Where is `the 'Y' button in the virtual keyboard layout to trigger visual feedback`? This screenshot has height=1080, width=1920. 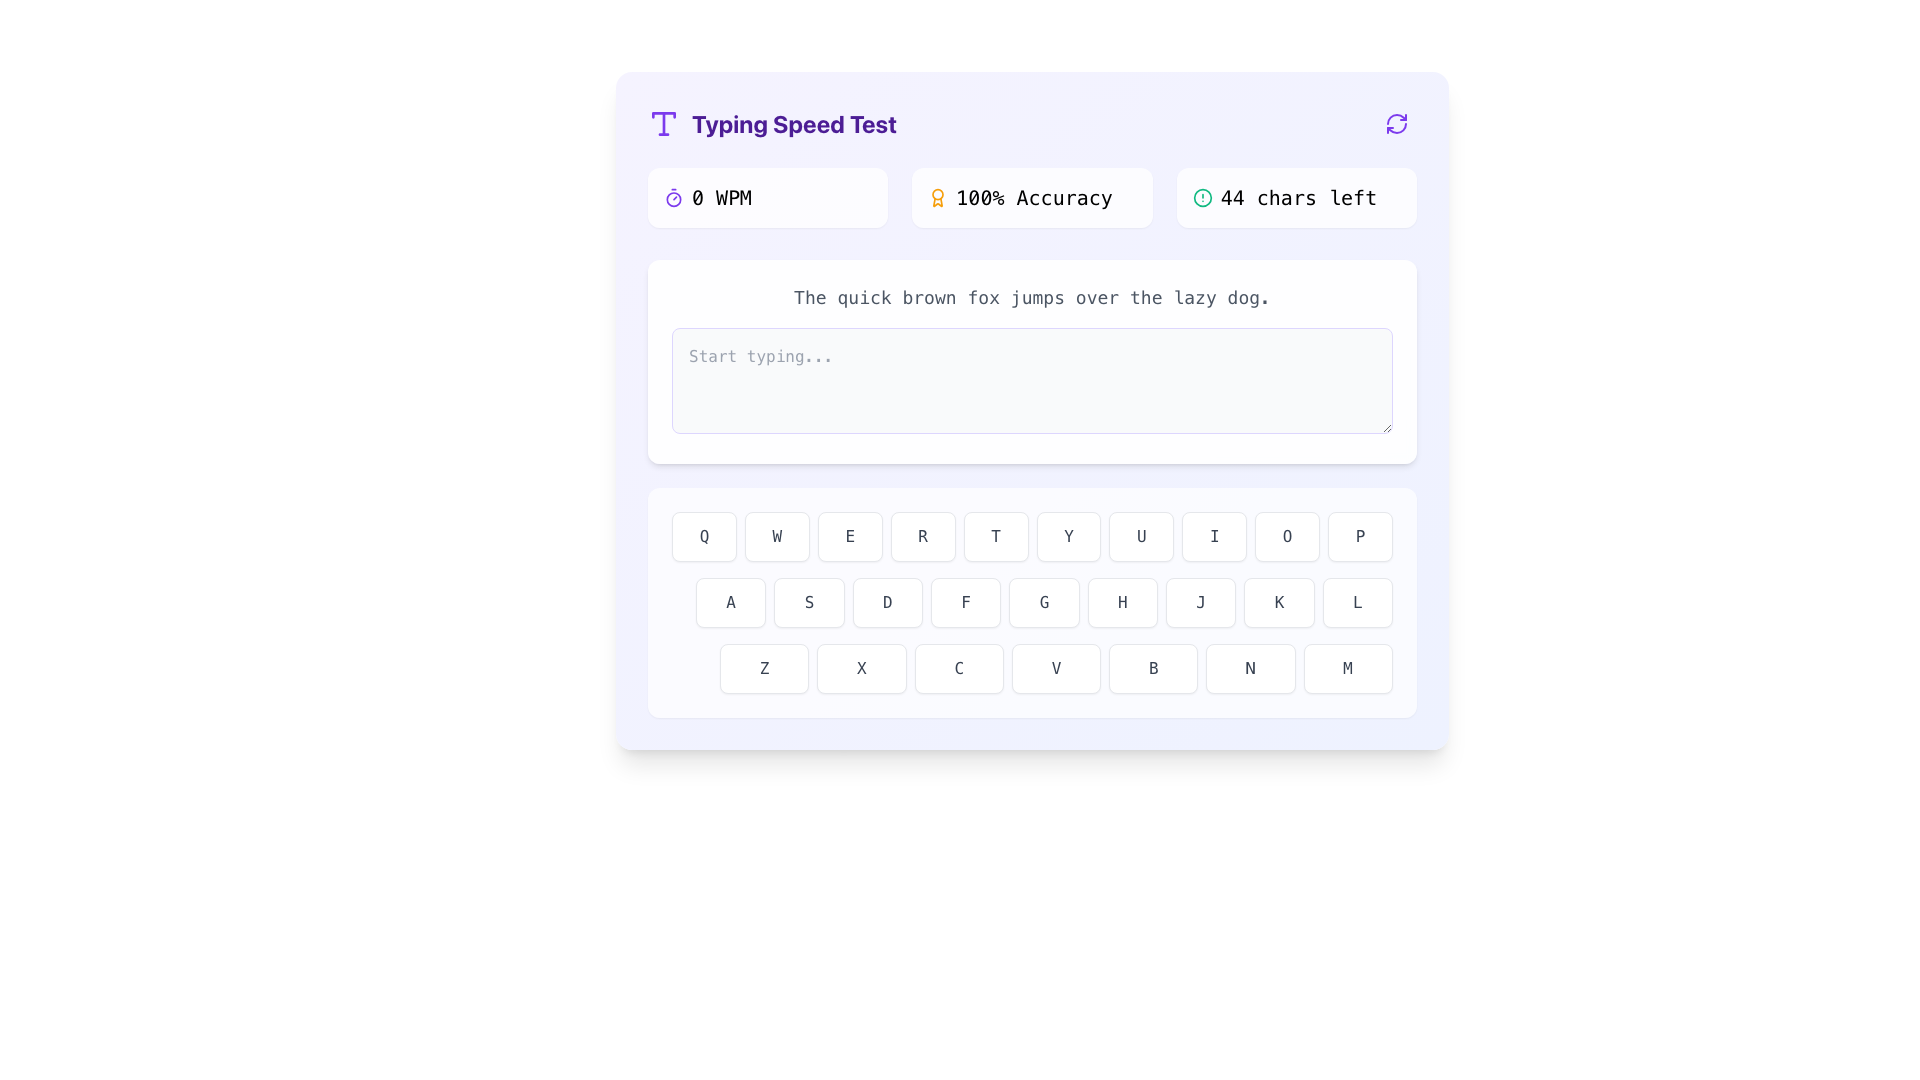
the 'Y' button in the virtual keyboard layout to trigger visual feedback is located at coordinates (1067, 535).